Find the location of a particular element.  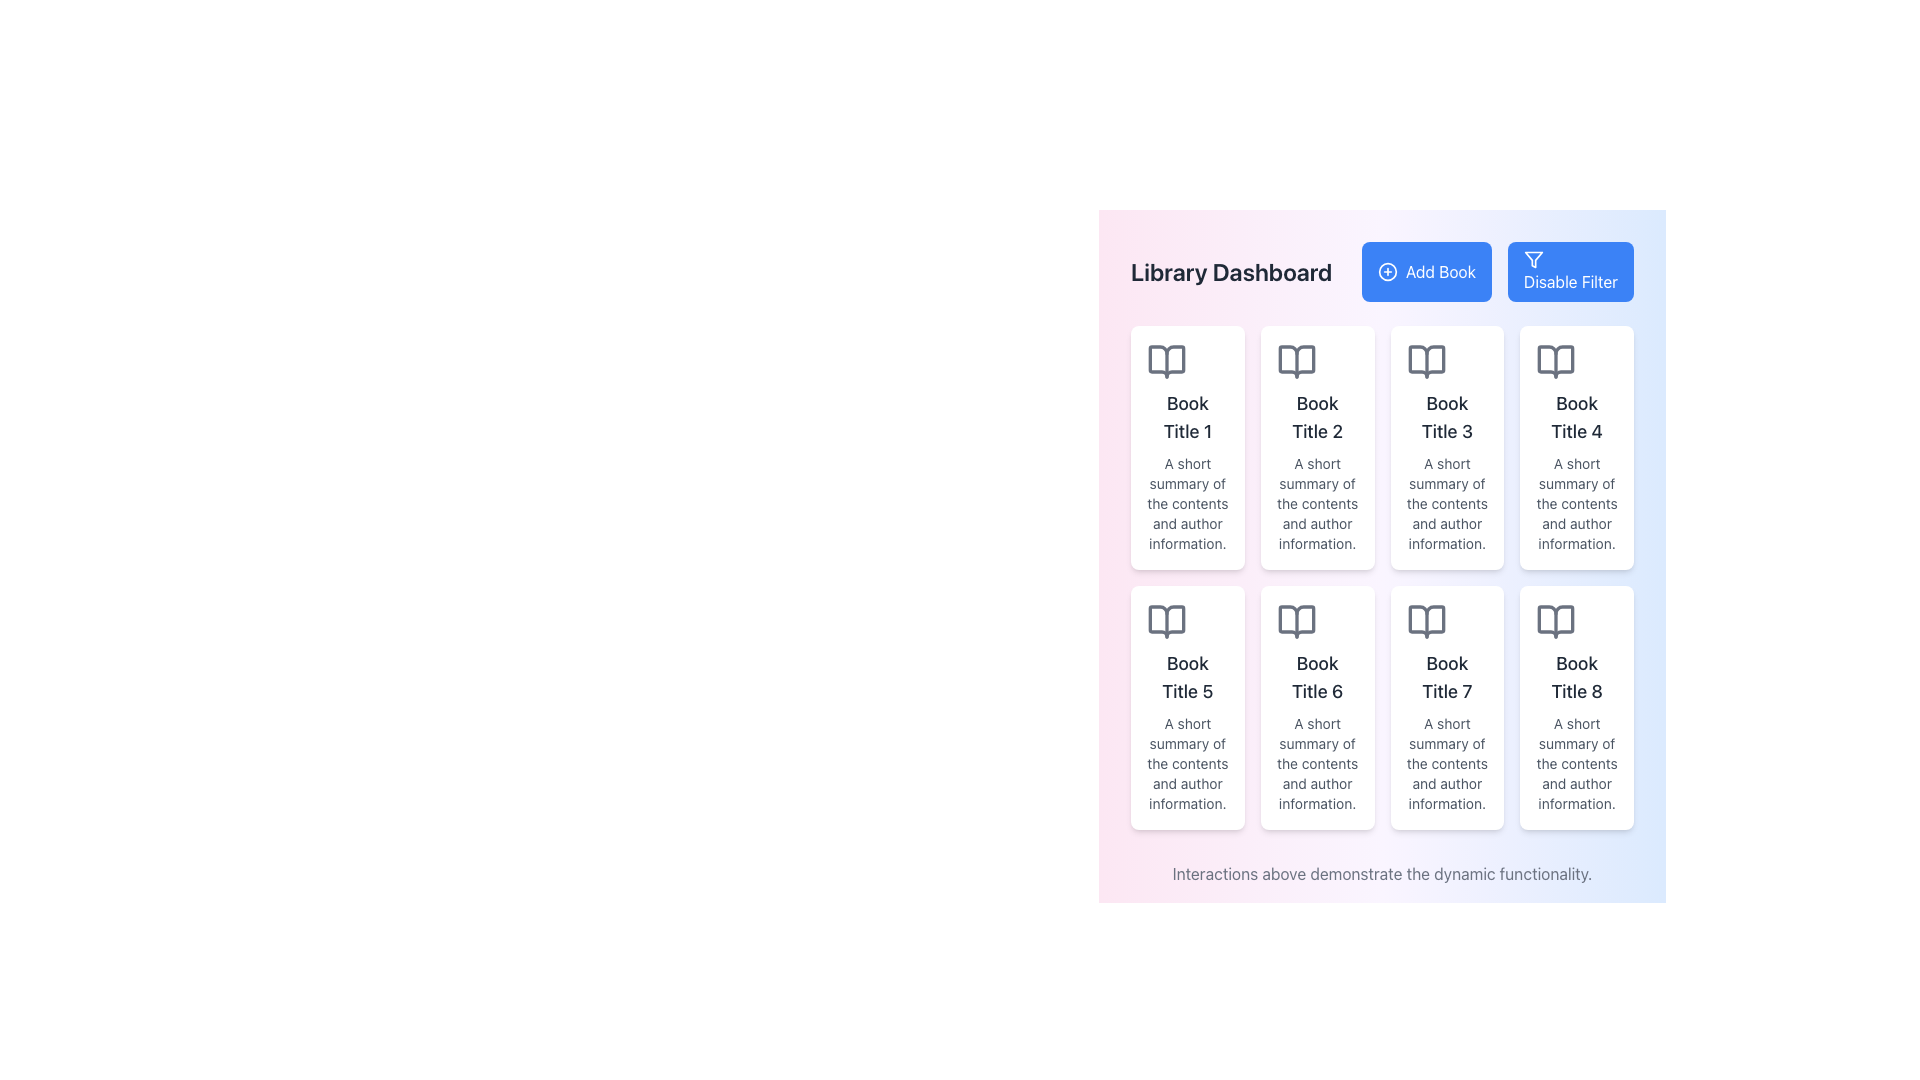

the book icon located at the top of the fifth card labeled 'Book Title 5' in the grid layout is located at coordinates (1166, 620).